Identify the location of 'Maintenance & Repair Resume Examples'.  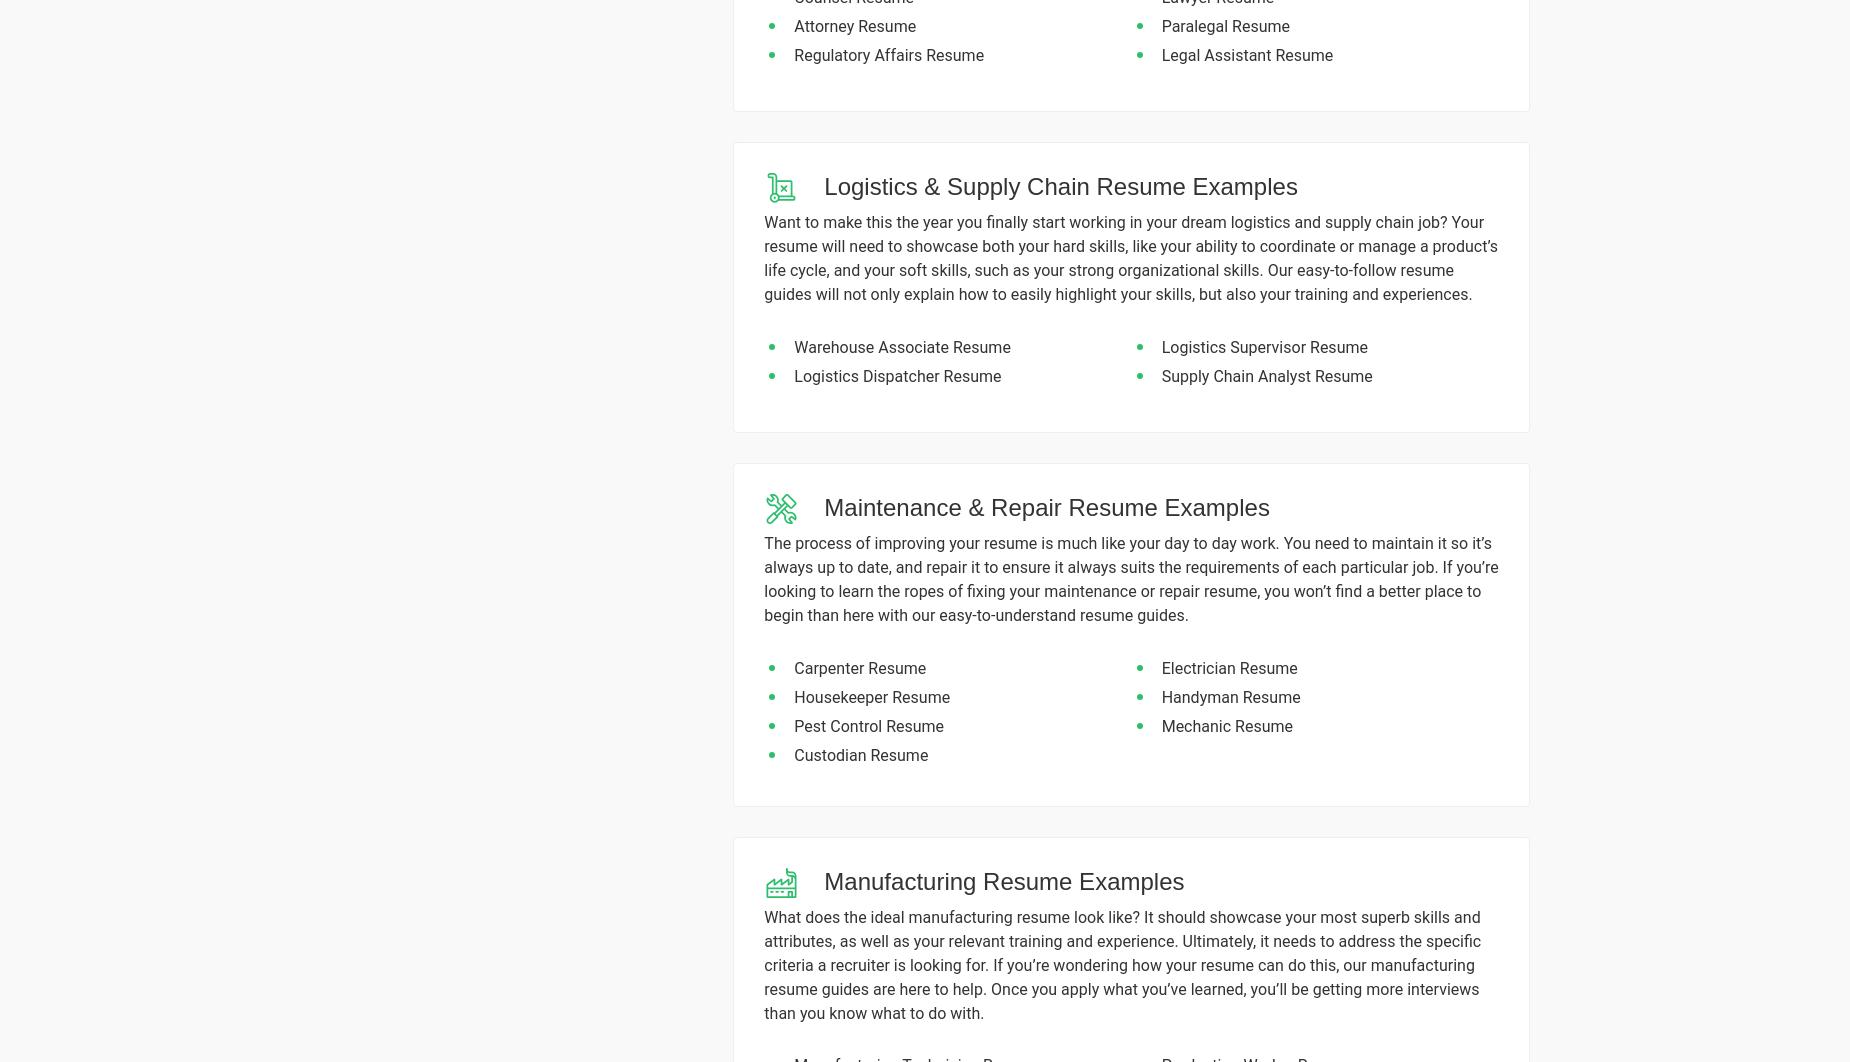
(1045, 505).